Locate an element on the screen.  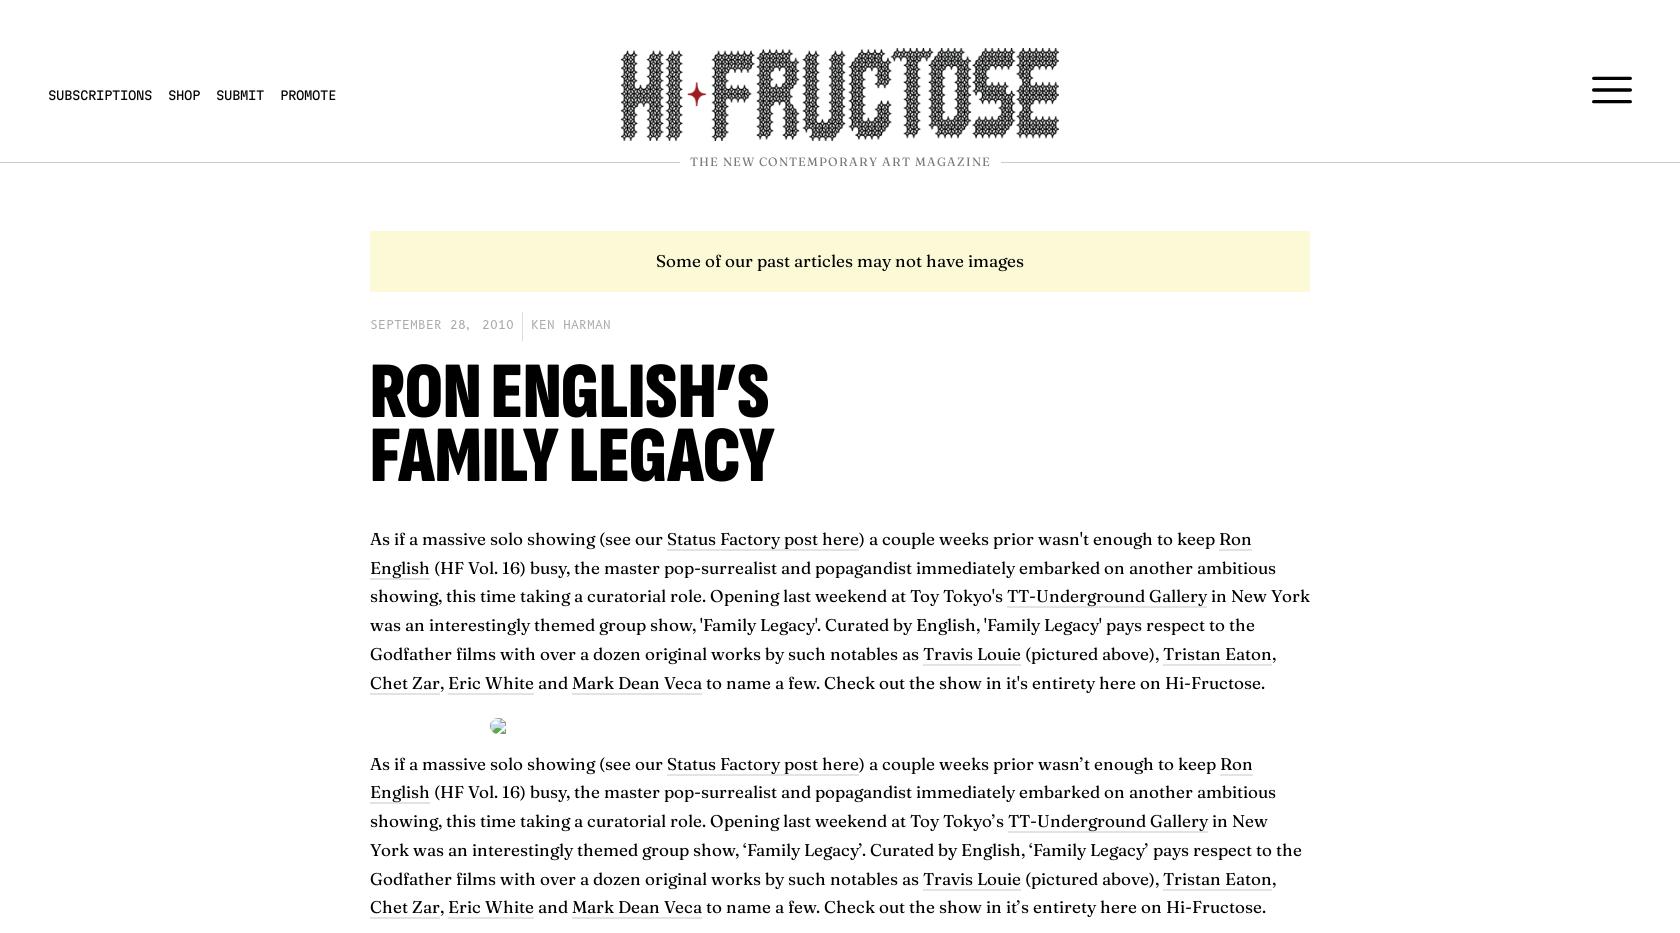
'Submit' is located at coordinates (240, 94).